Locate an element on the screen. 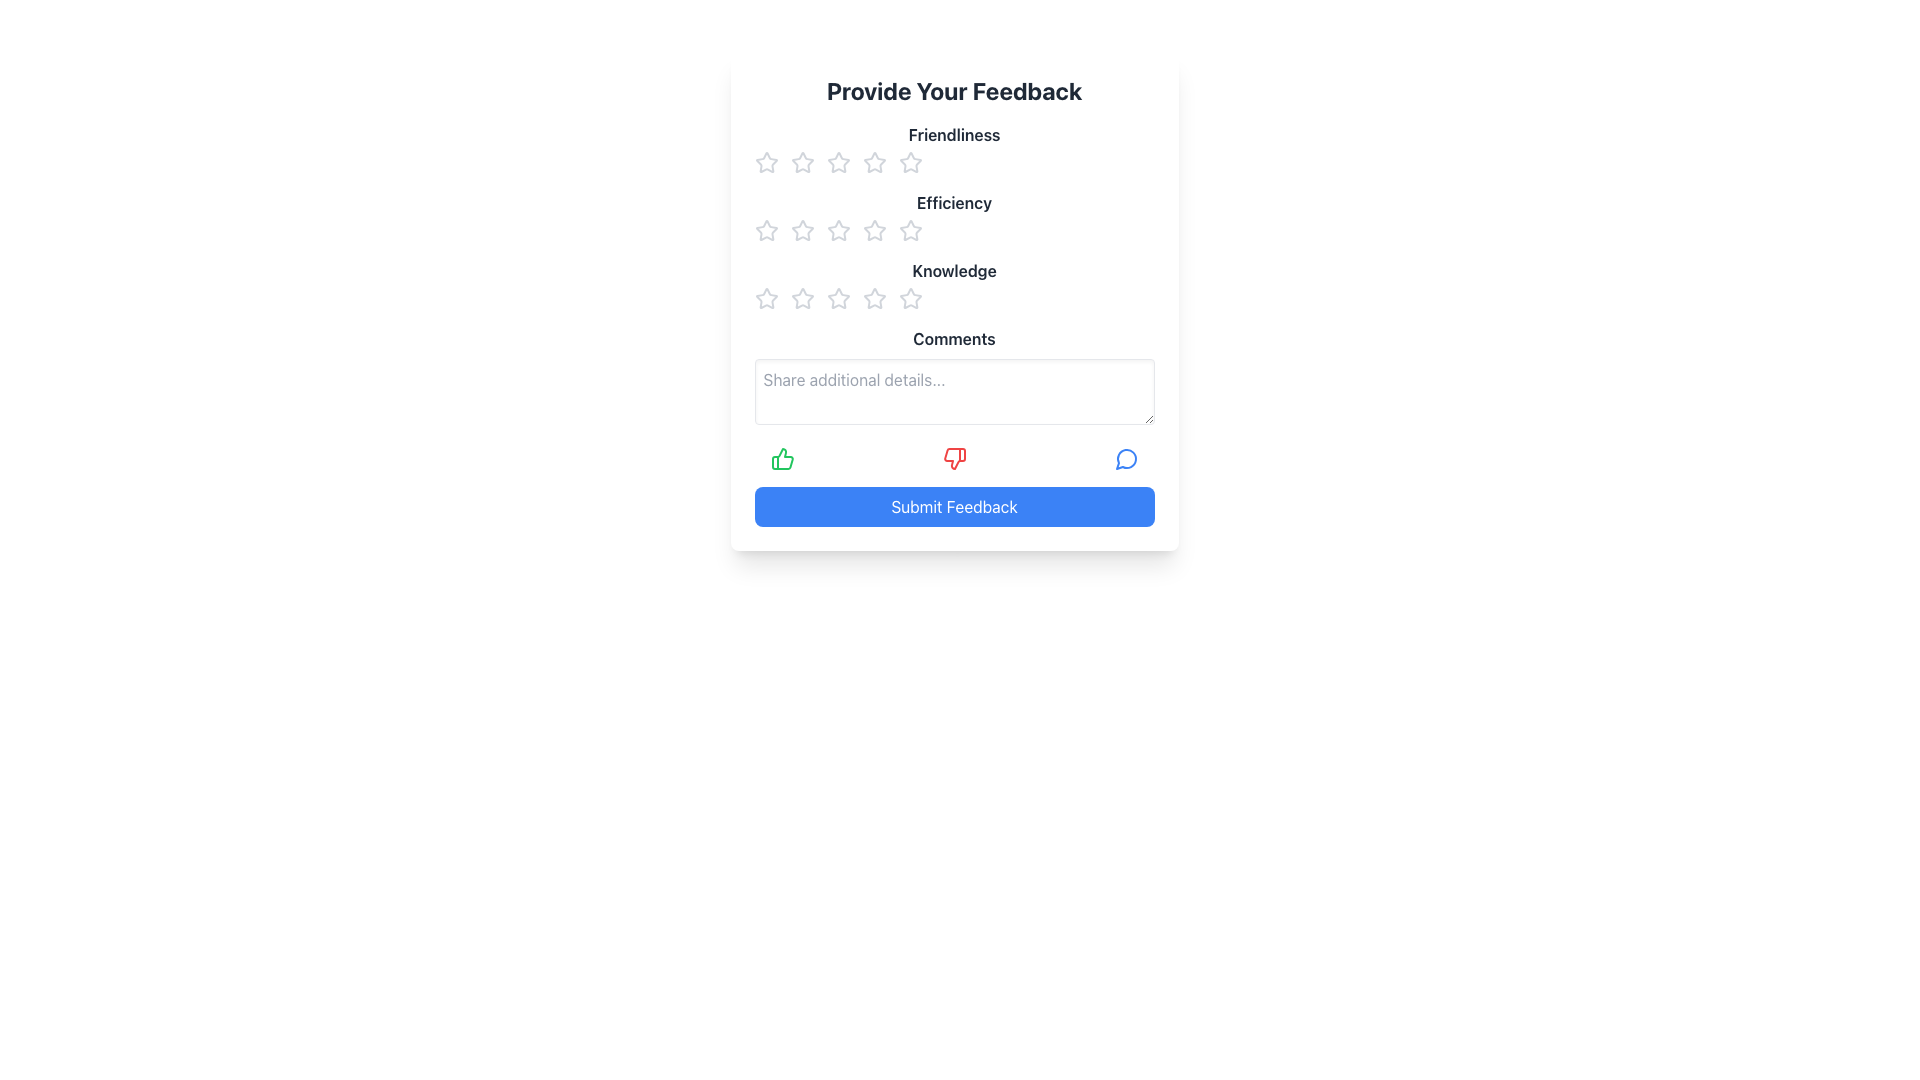 The width and height of the screenshot is (1920, 1080). the green thumbs-up icon located at the left end of the feedback section is located at coordinates (781, 459).